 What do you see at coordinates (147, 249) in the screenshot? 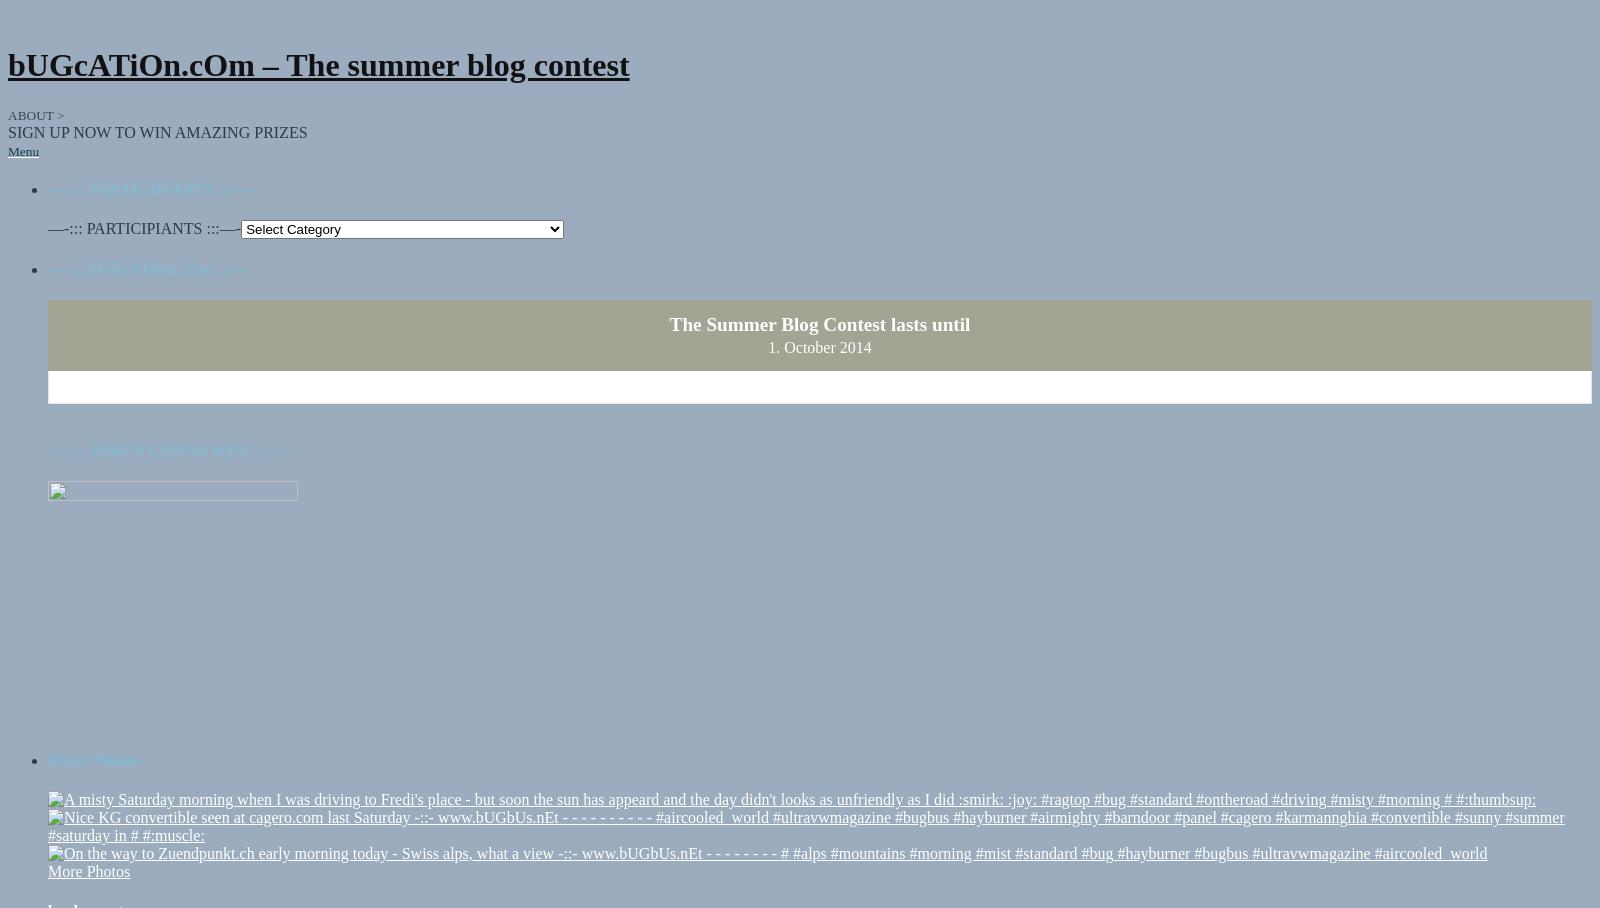
I see `'—-:::  bUGcATiOn.cOm :::—'` at bounding box center [147, 249].